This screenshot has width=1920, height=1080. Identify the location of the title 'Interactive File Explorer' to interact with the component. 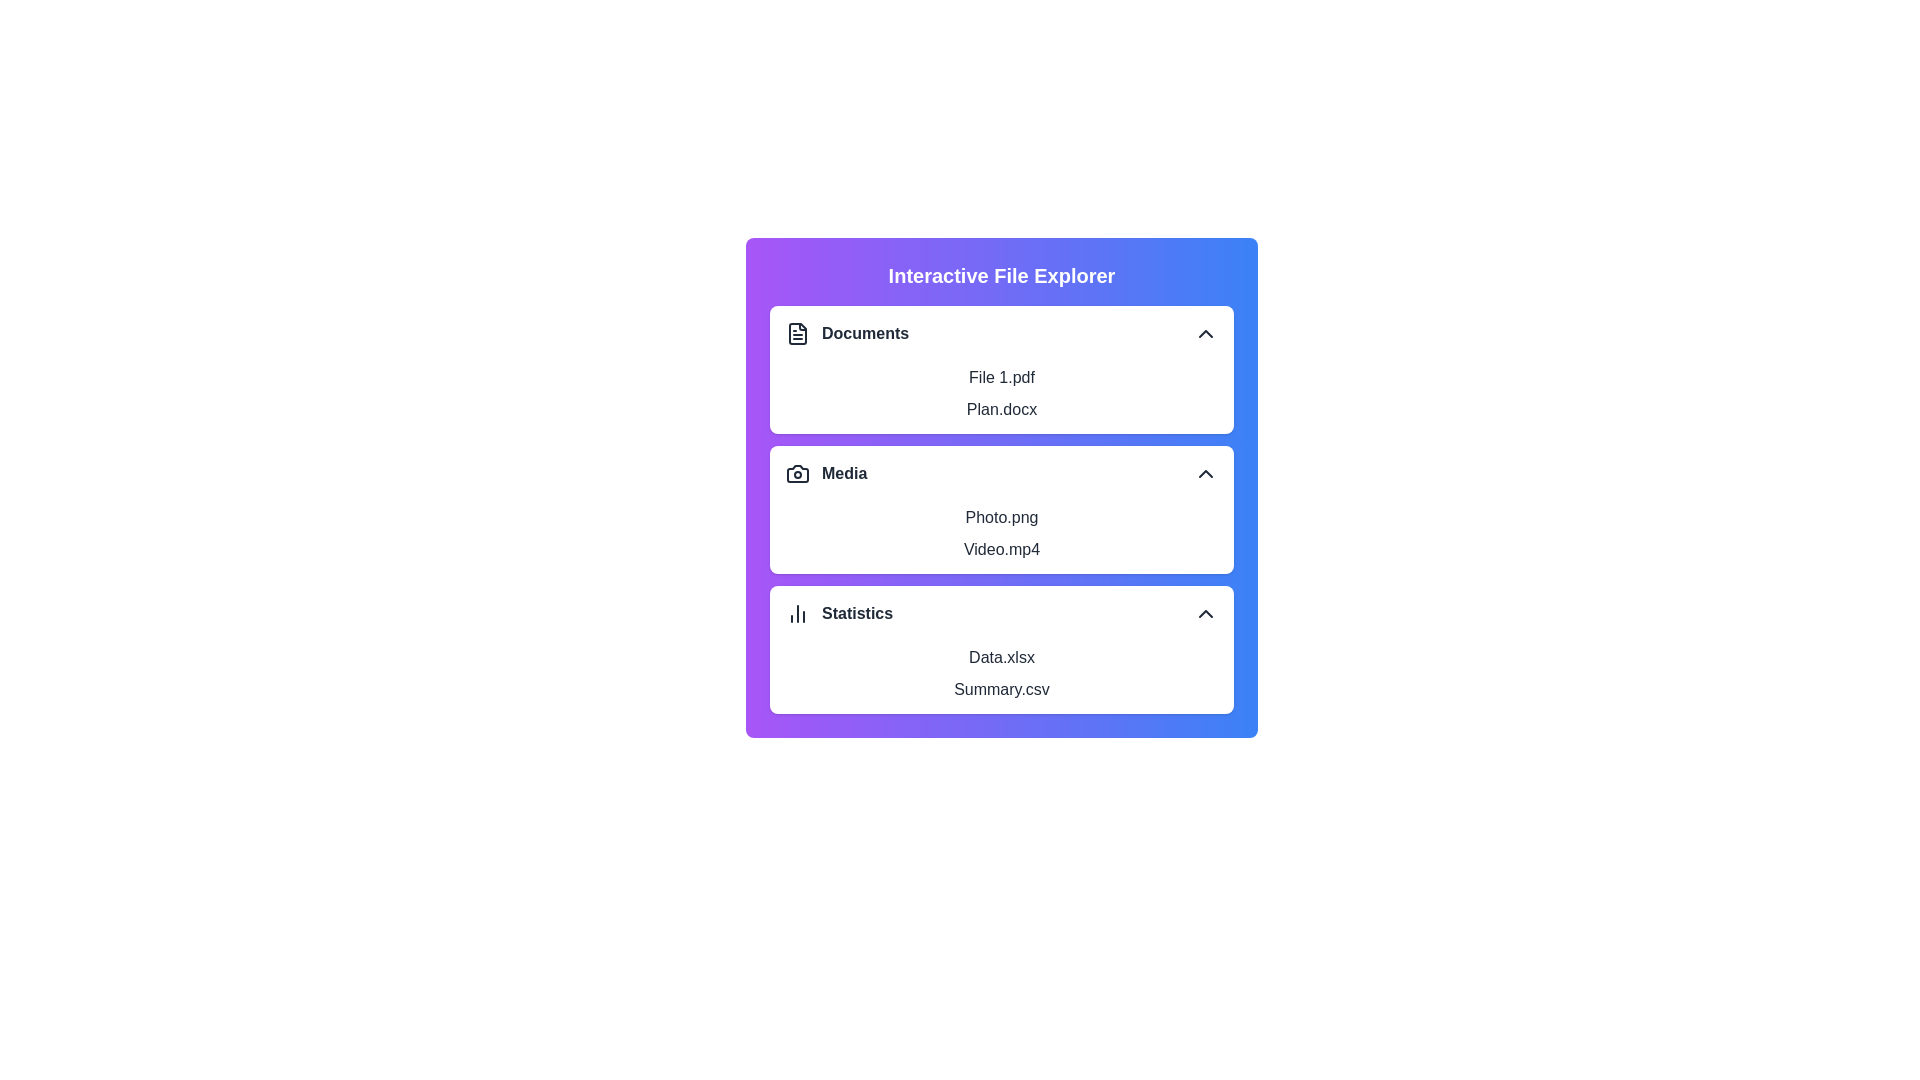
(1002, 276).